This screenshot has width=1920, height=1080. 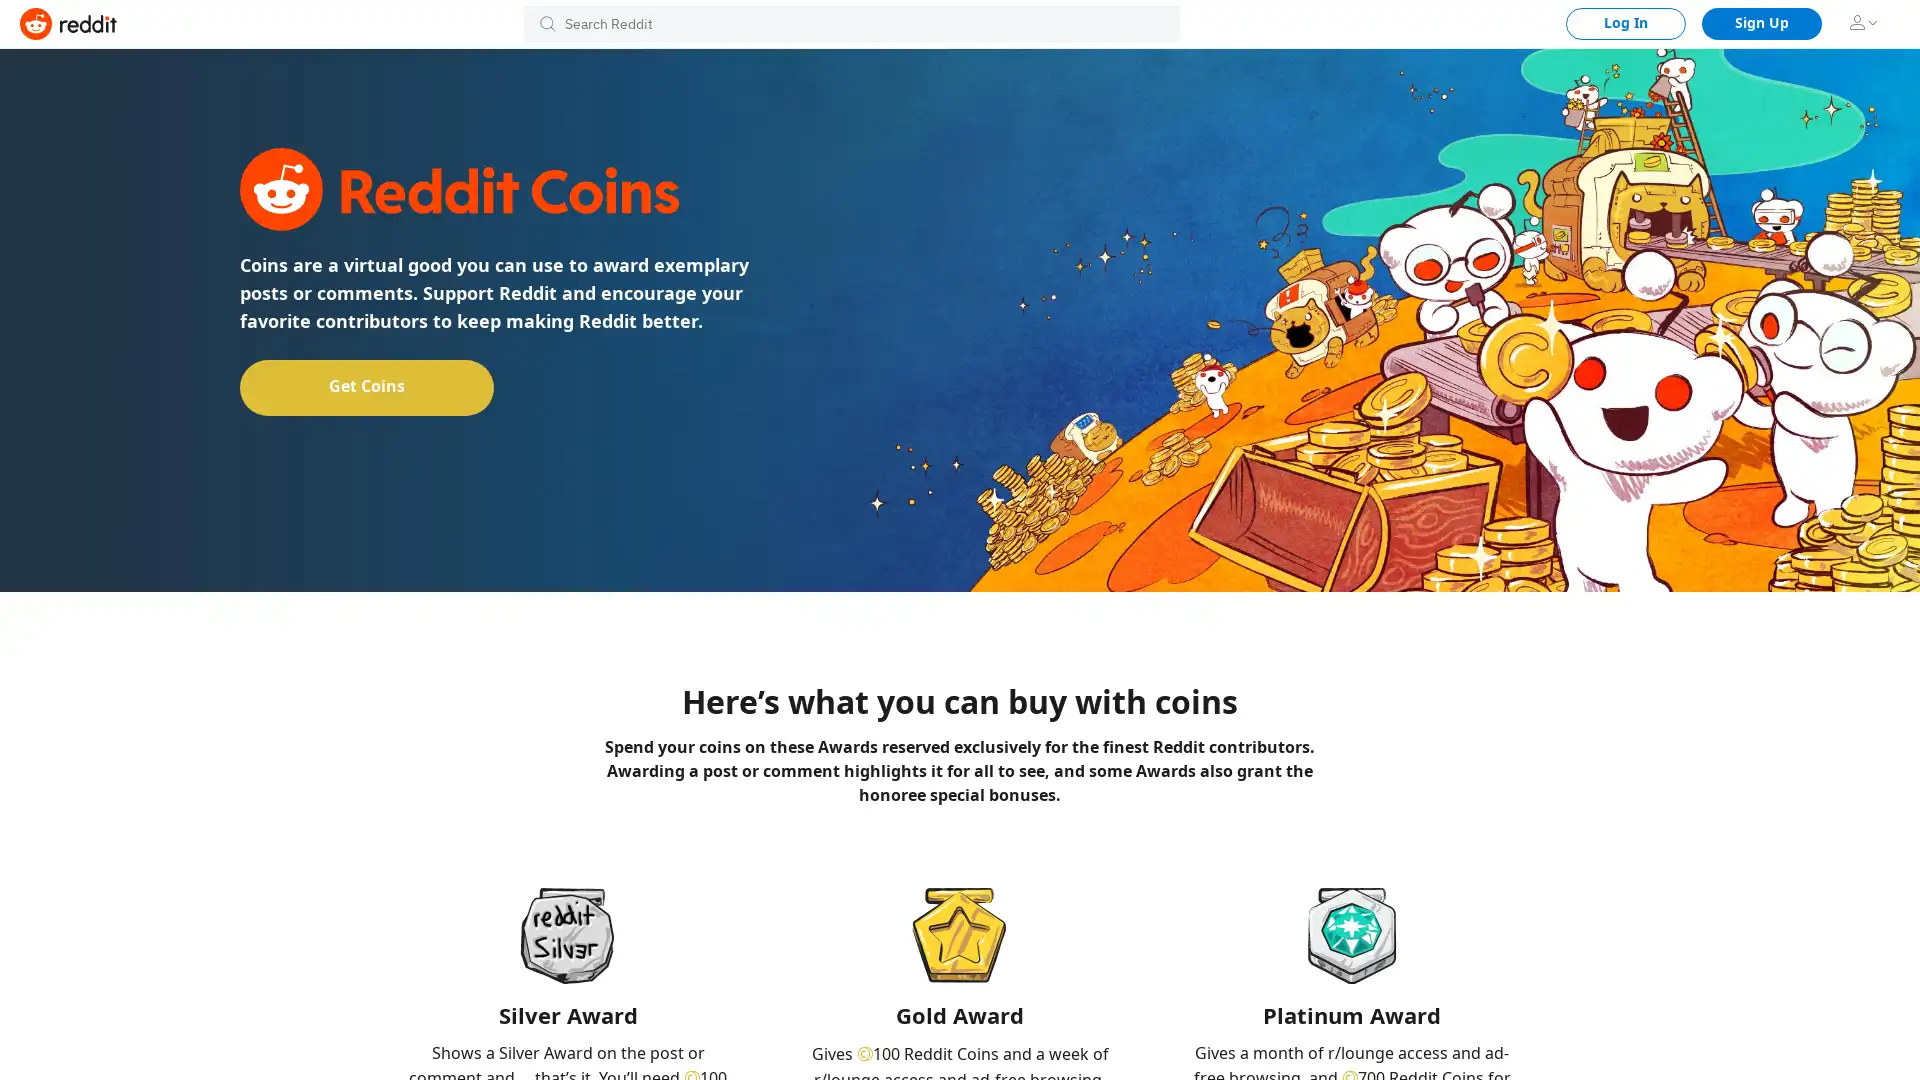 What do you see at coordinates (1626, 23) in the screenshot?
I see `Log In` at bounding box center [1626, 23].